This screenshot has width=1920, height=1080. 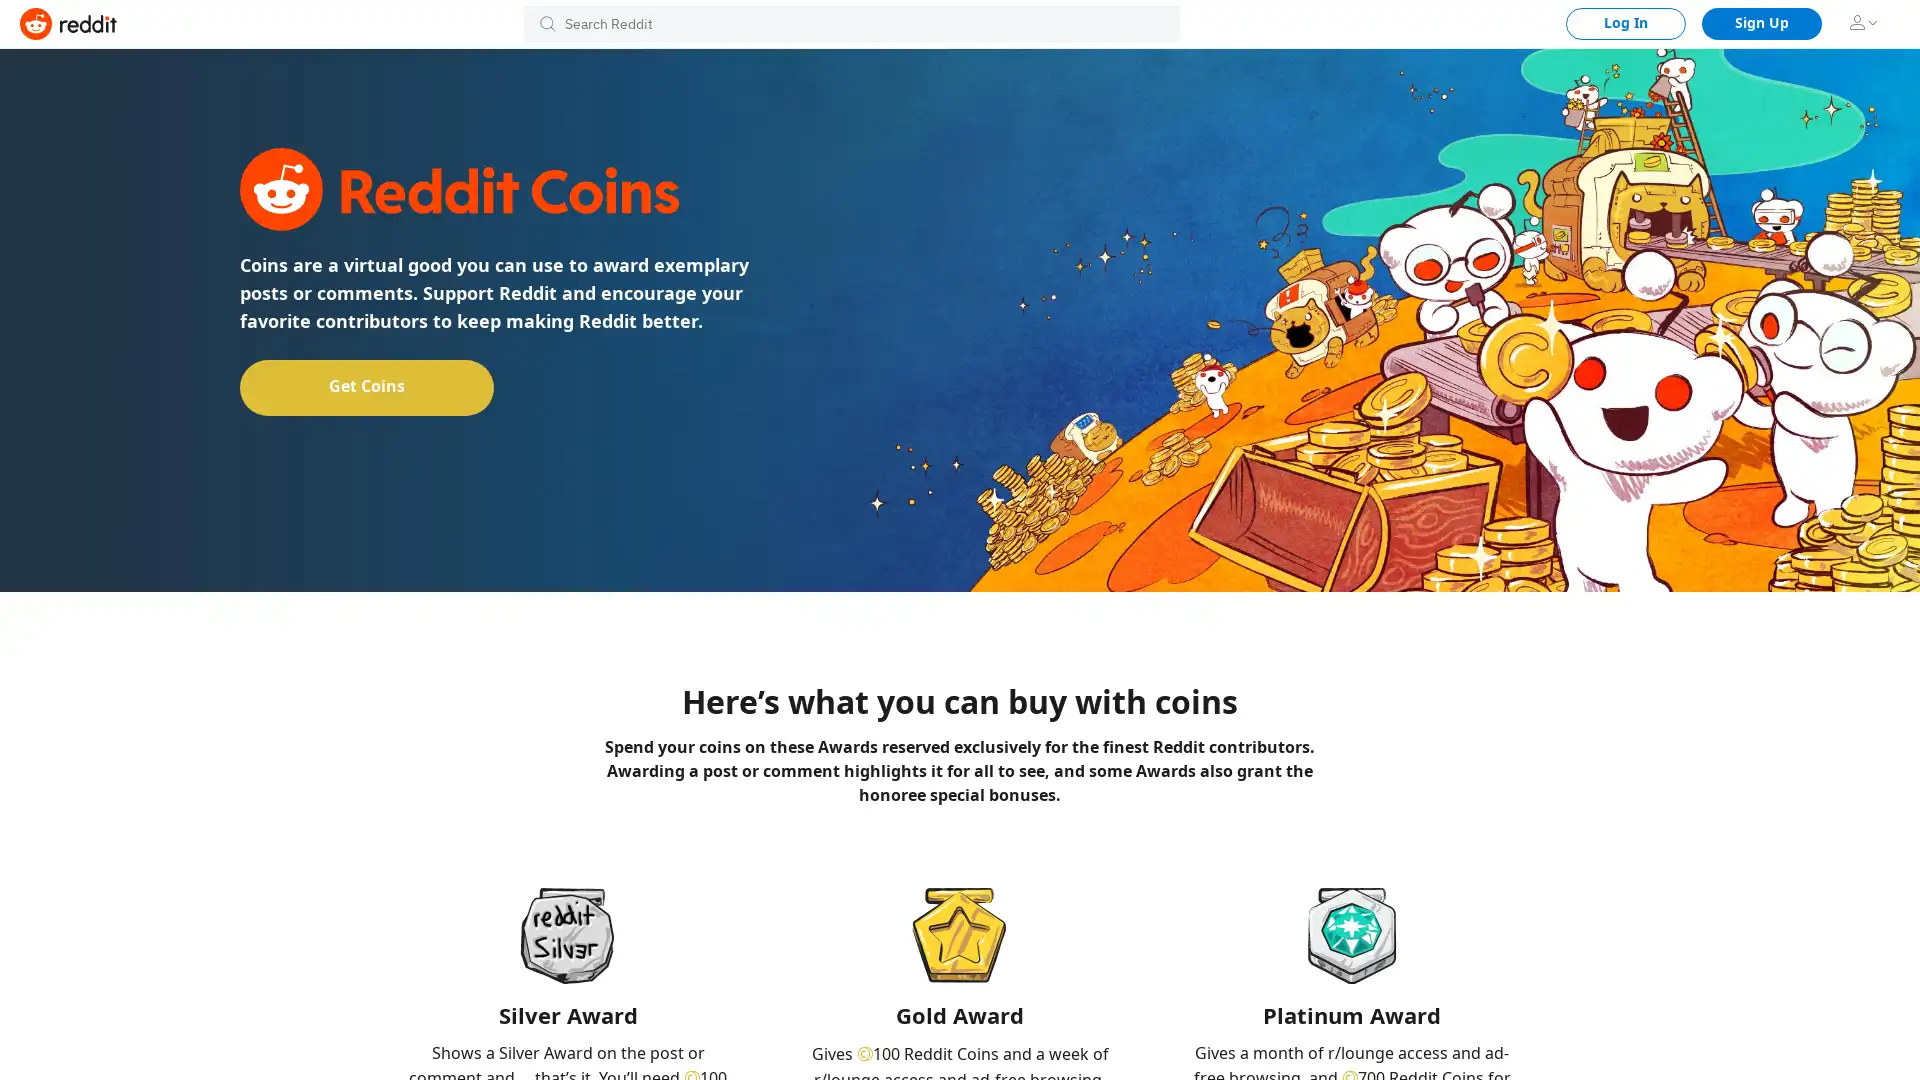 What do you see at coordinates (1626, 23) in the screenshot?
I see `Log In` at bounding box center [1626, 23].